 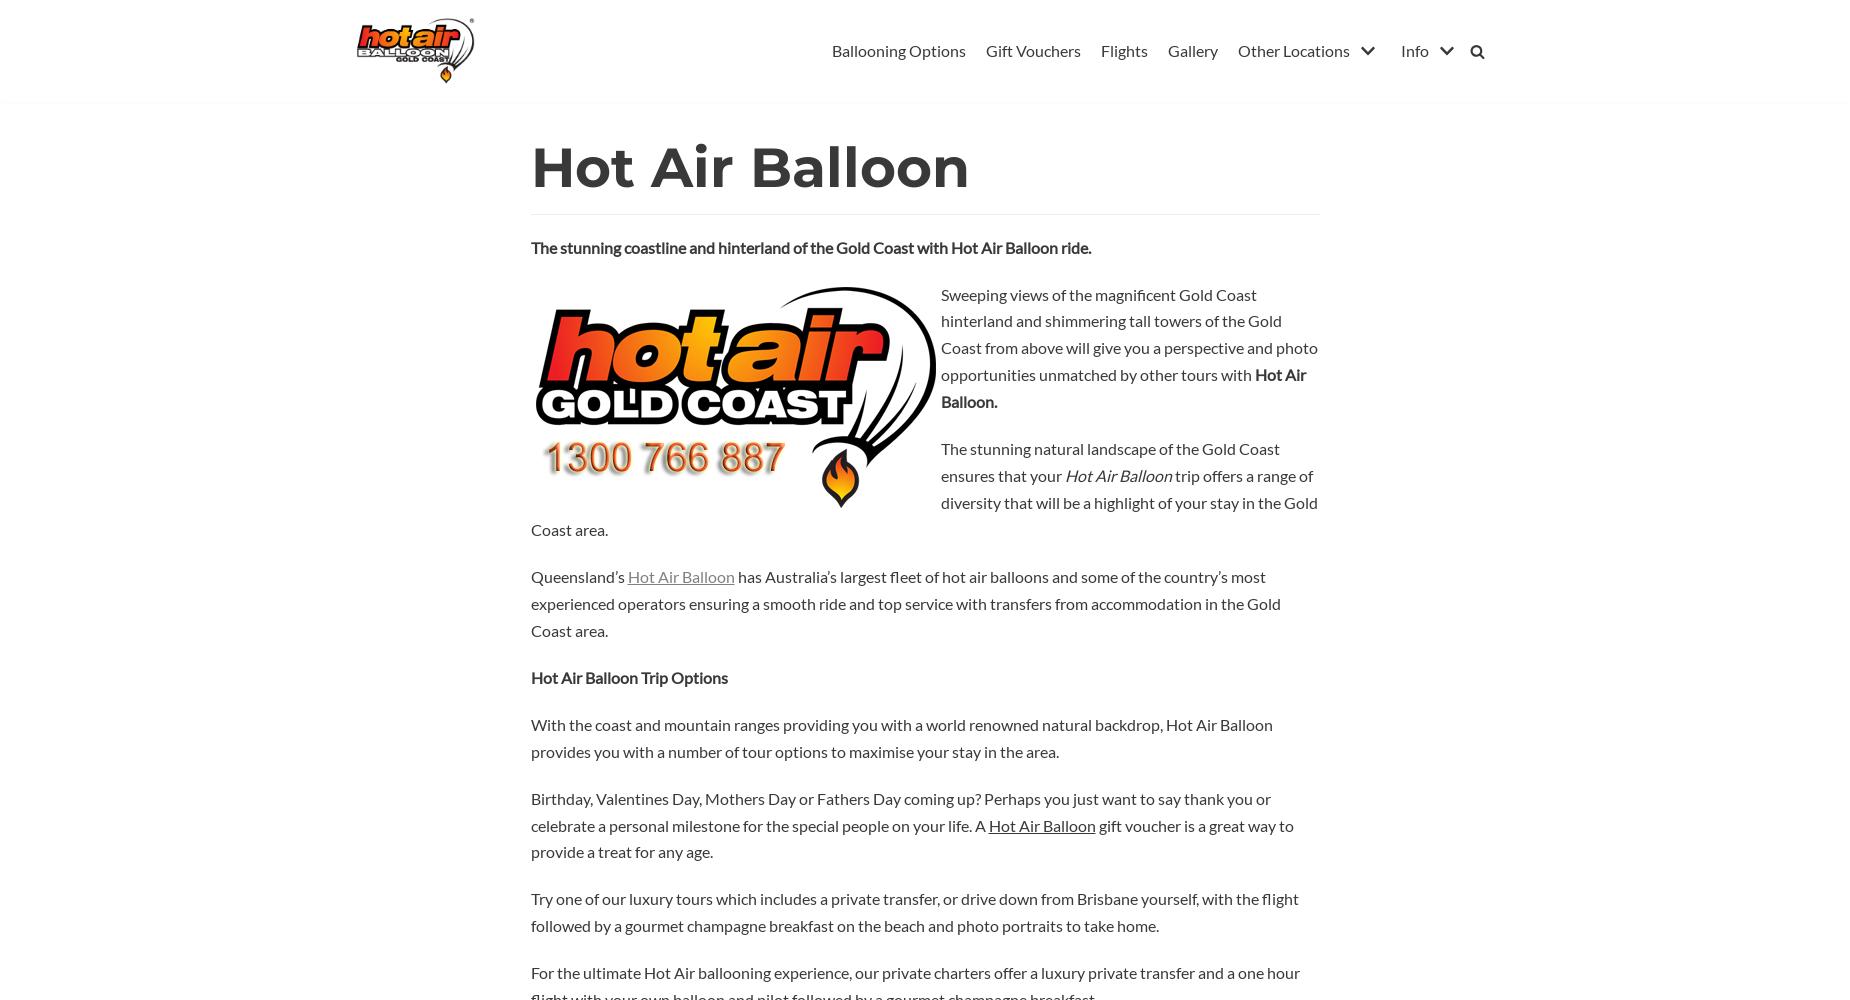 What do you see at coordinates (1032, 50) in the screenshot?
I see `'Gift Vouchers'` at bounding box center [1032, 50].